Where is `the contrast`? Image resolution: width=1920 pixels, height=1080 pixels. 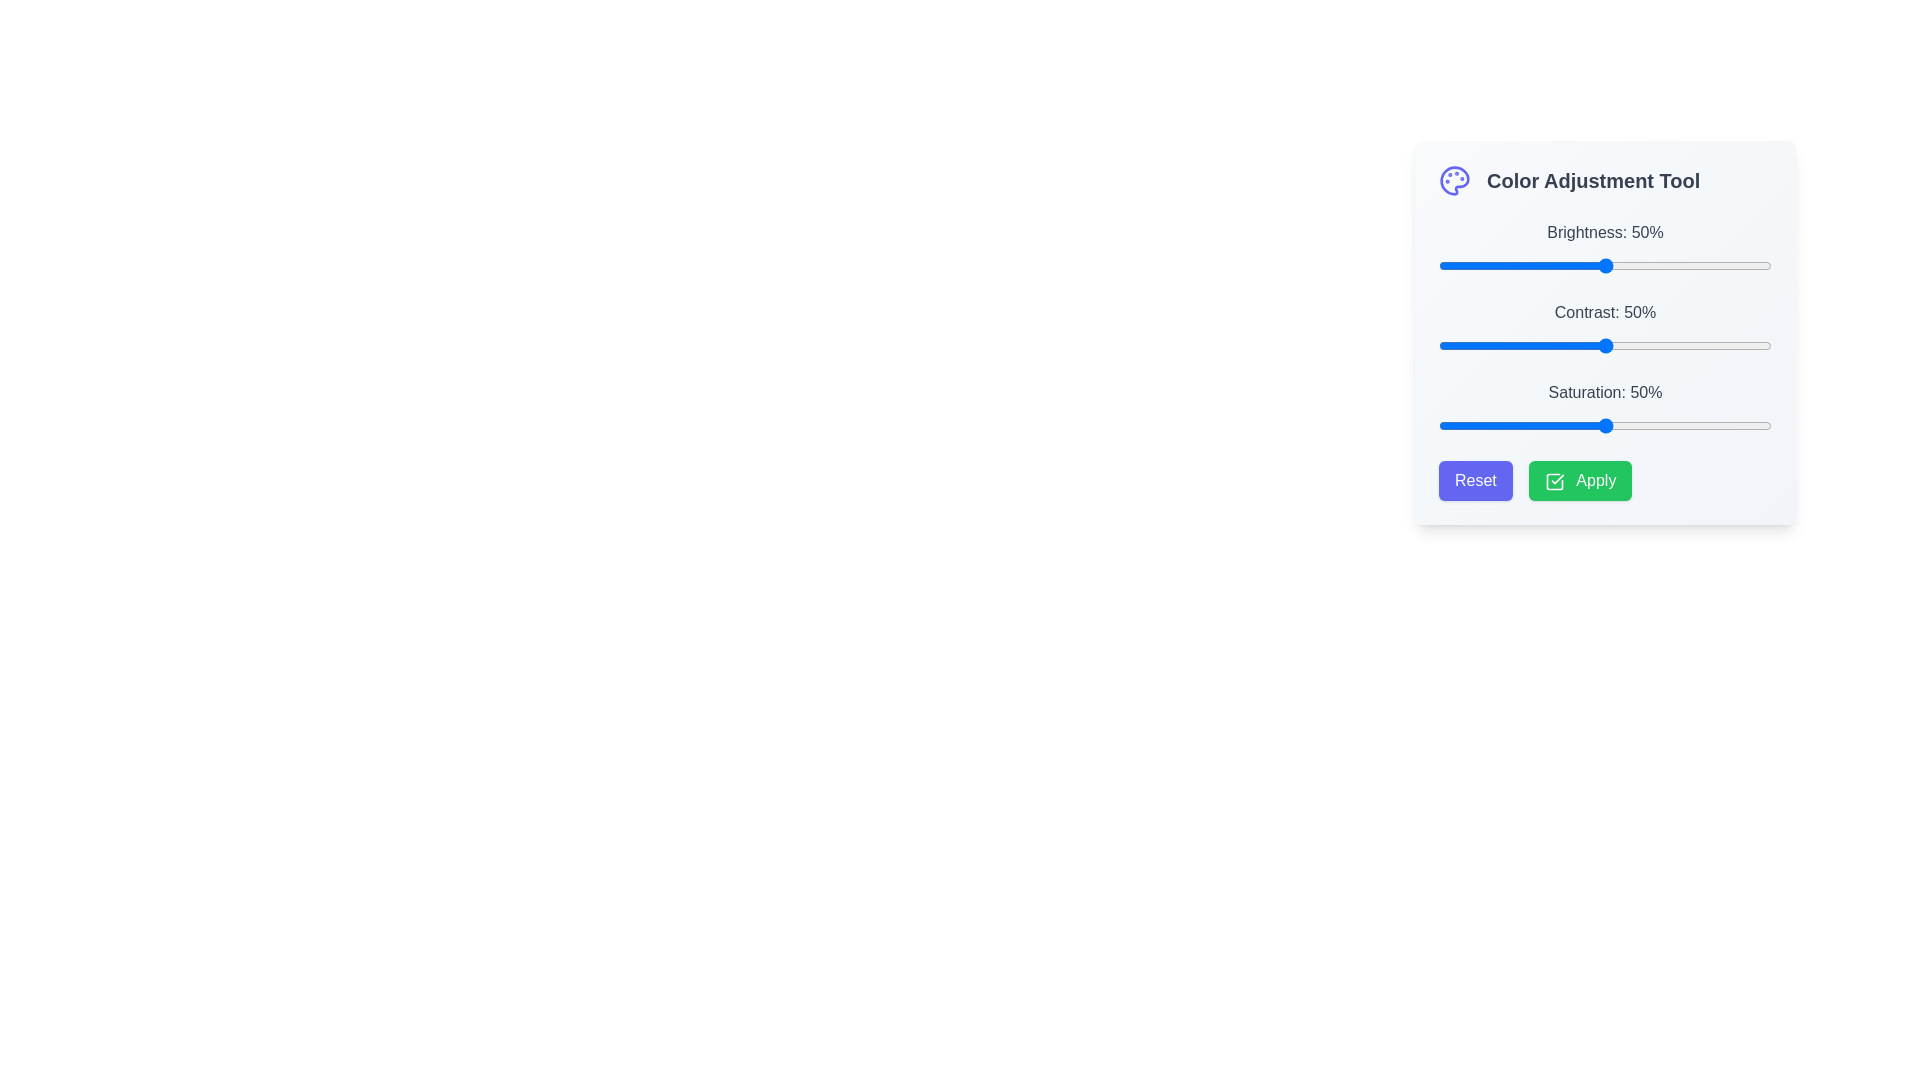 the contrast is located at coordinates (1485, 345).